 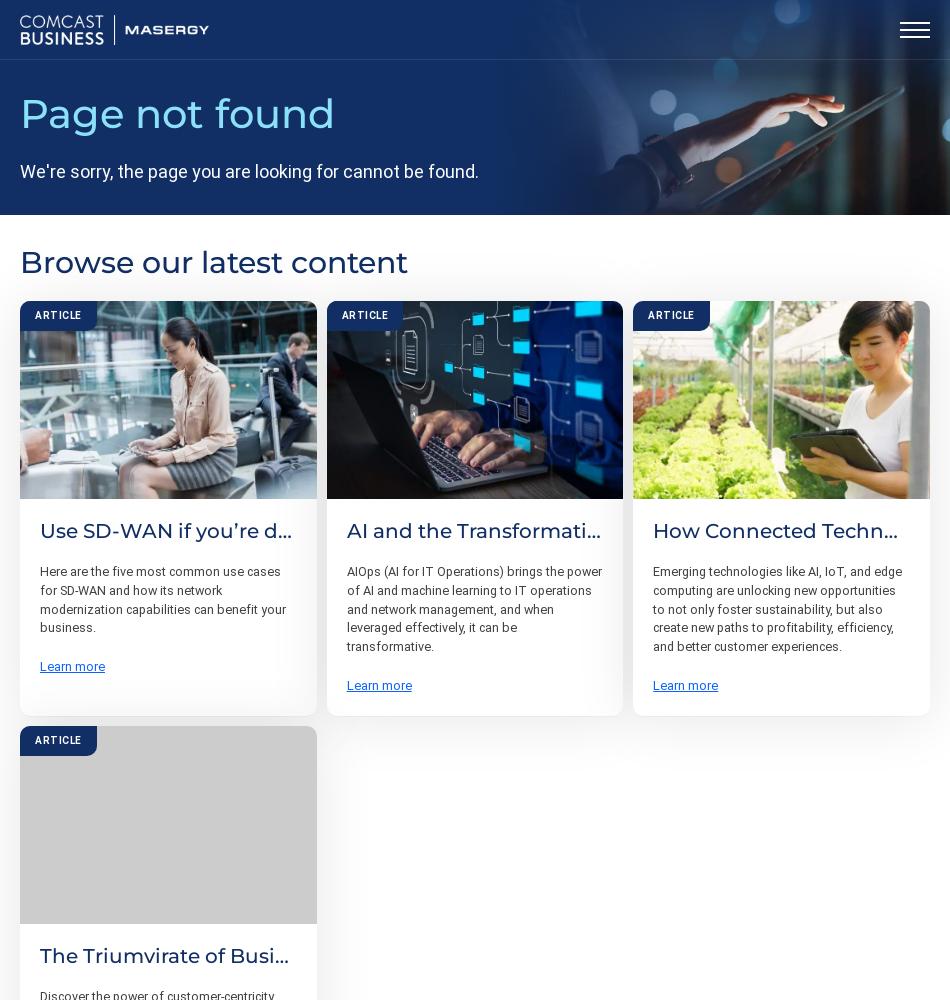 What do you see at coordinates (511, 723) in the screenshot?
I see `'Last Name'` at bounding box center [511, 723].